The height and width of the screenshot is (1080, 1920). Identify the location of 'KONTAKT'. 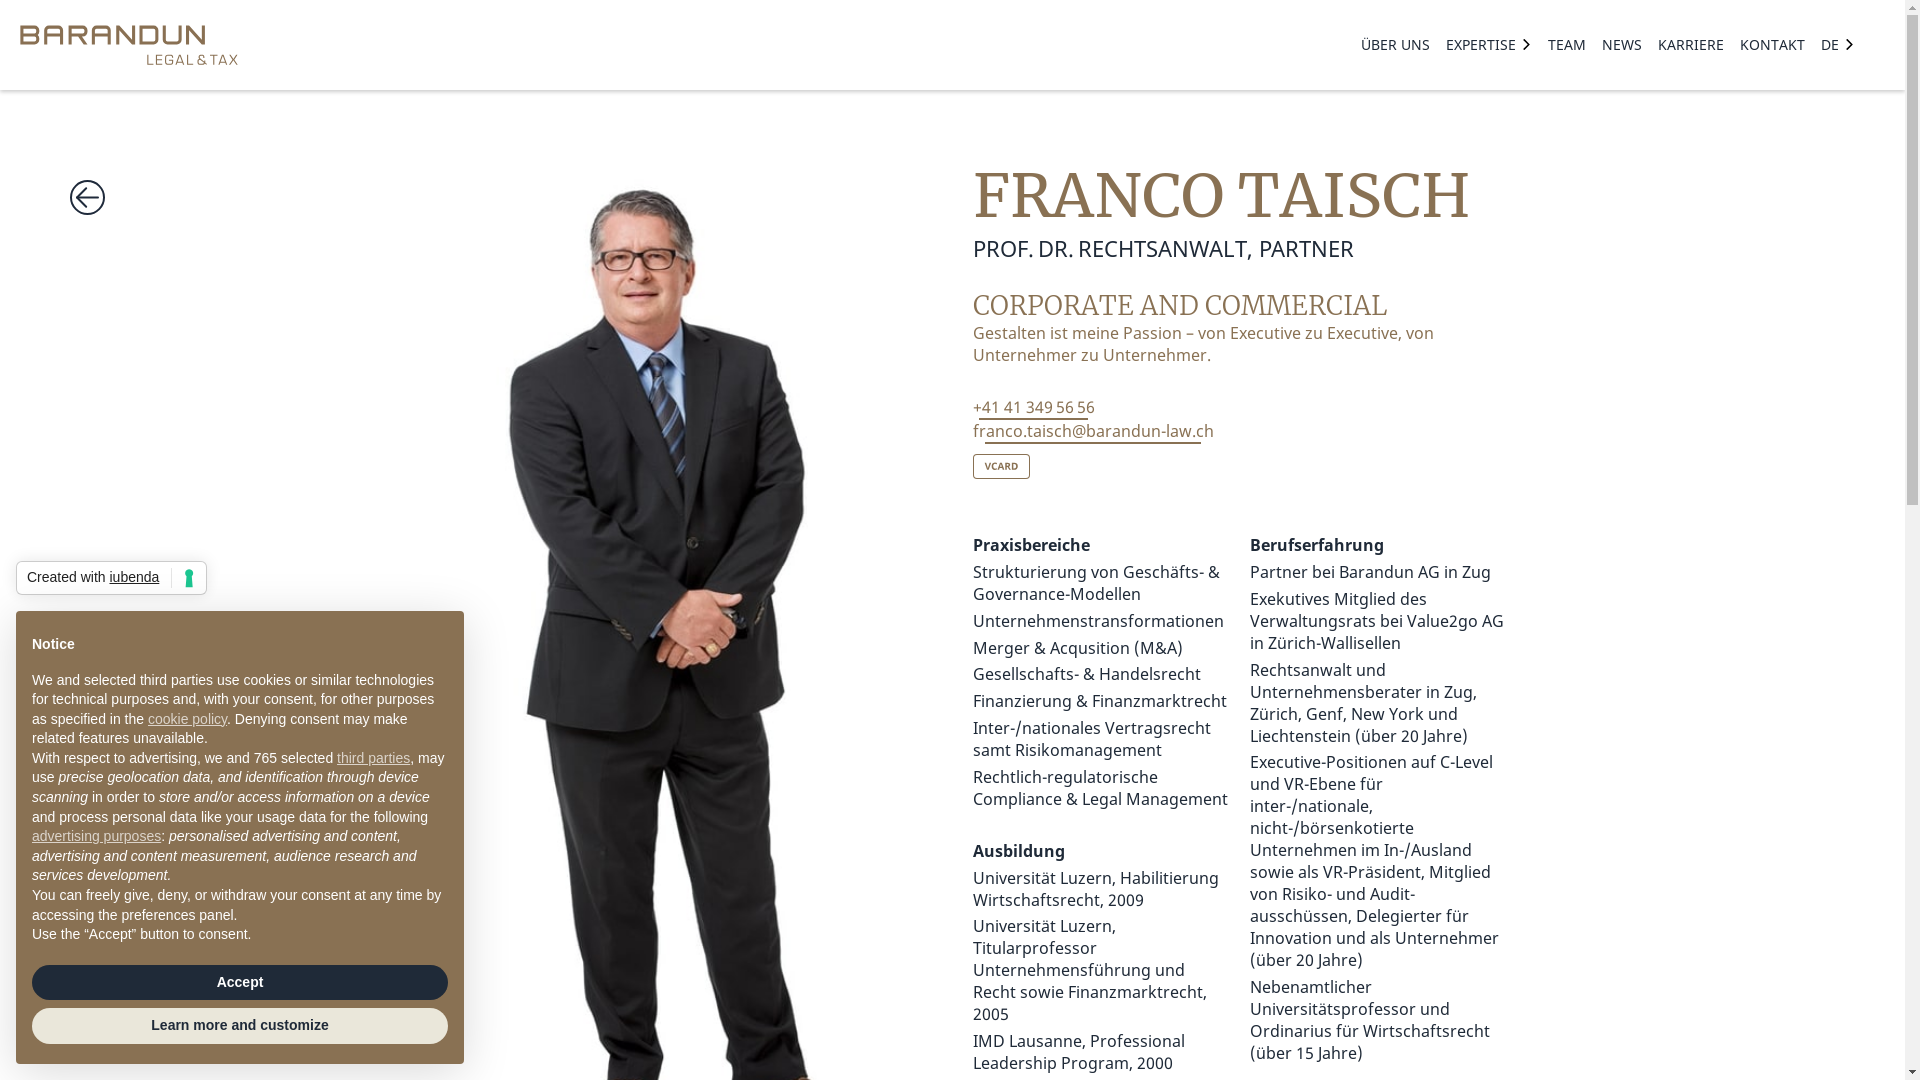
(1772, 45).